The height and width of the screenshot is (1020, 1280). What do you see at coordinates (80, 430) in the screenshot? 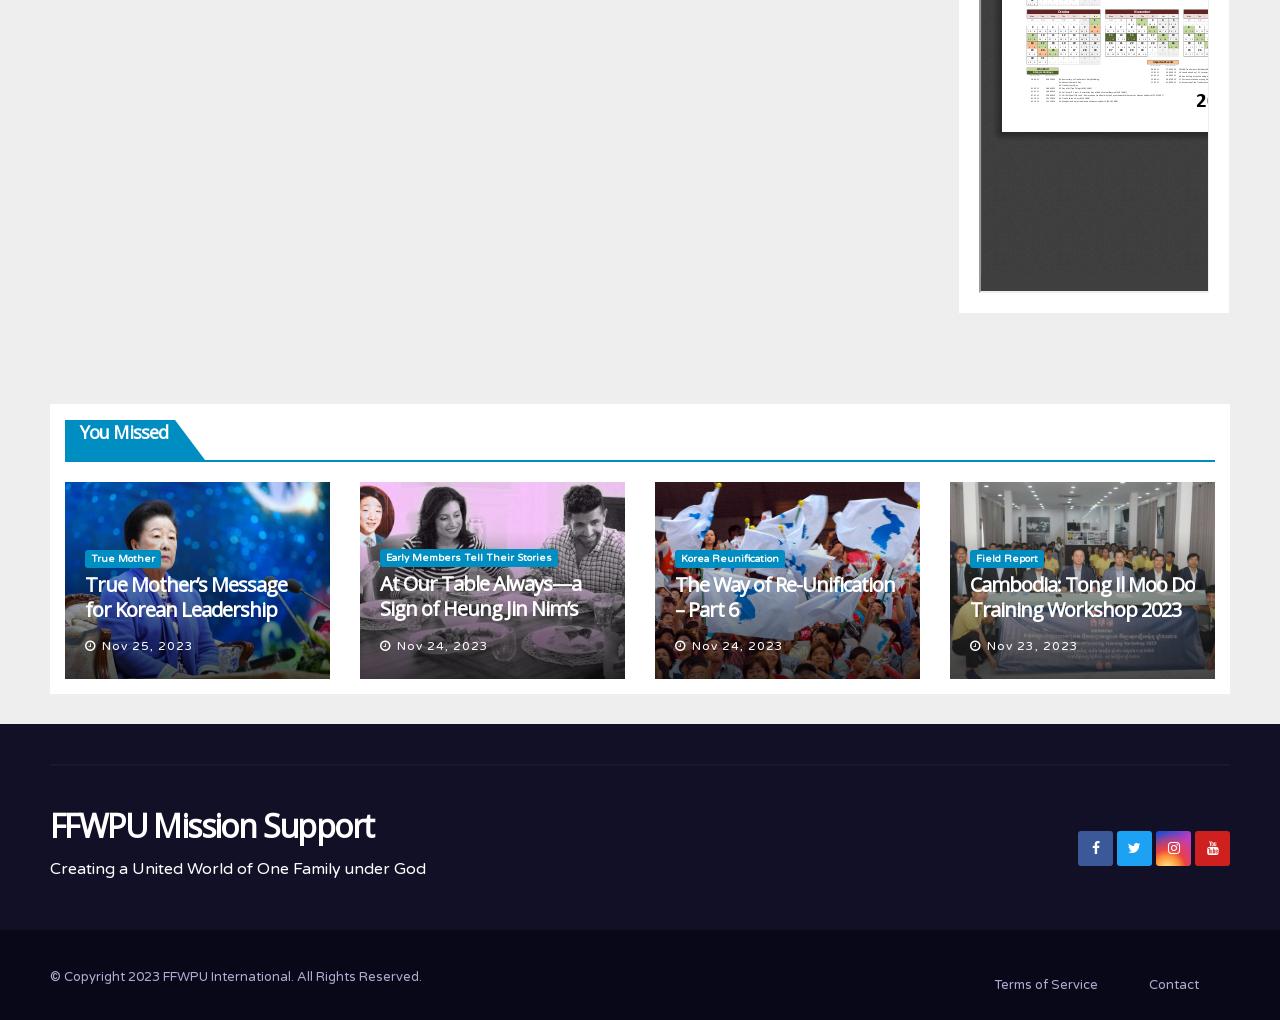
I see `'You Missed'` at bounding box center [80, 430].